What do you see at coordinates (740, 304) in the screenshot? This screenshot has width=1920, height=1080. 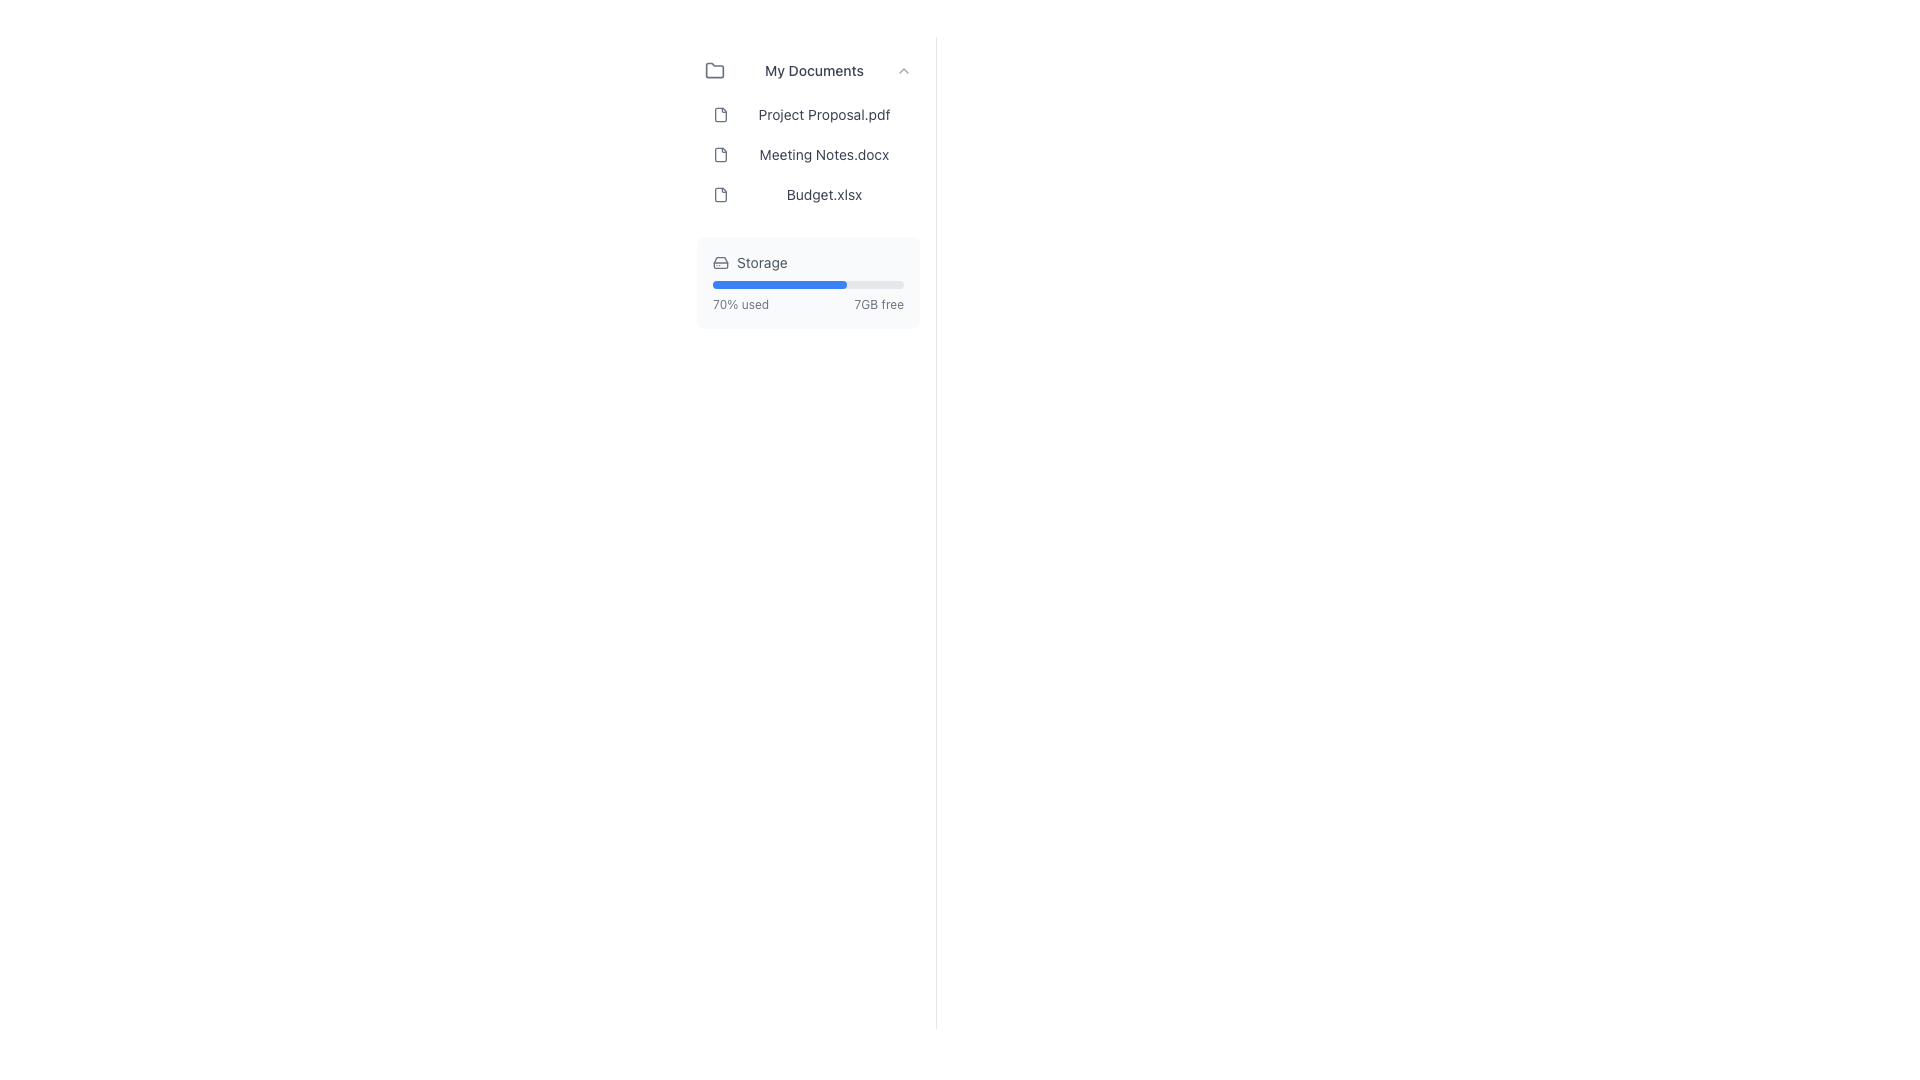 I see `the static text label that indicates the percentage of storage utilized, located near the bottom of the 'Storage' section, to the left of the '7GB free' text` at bounding box center [740, 304].